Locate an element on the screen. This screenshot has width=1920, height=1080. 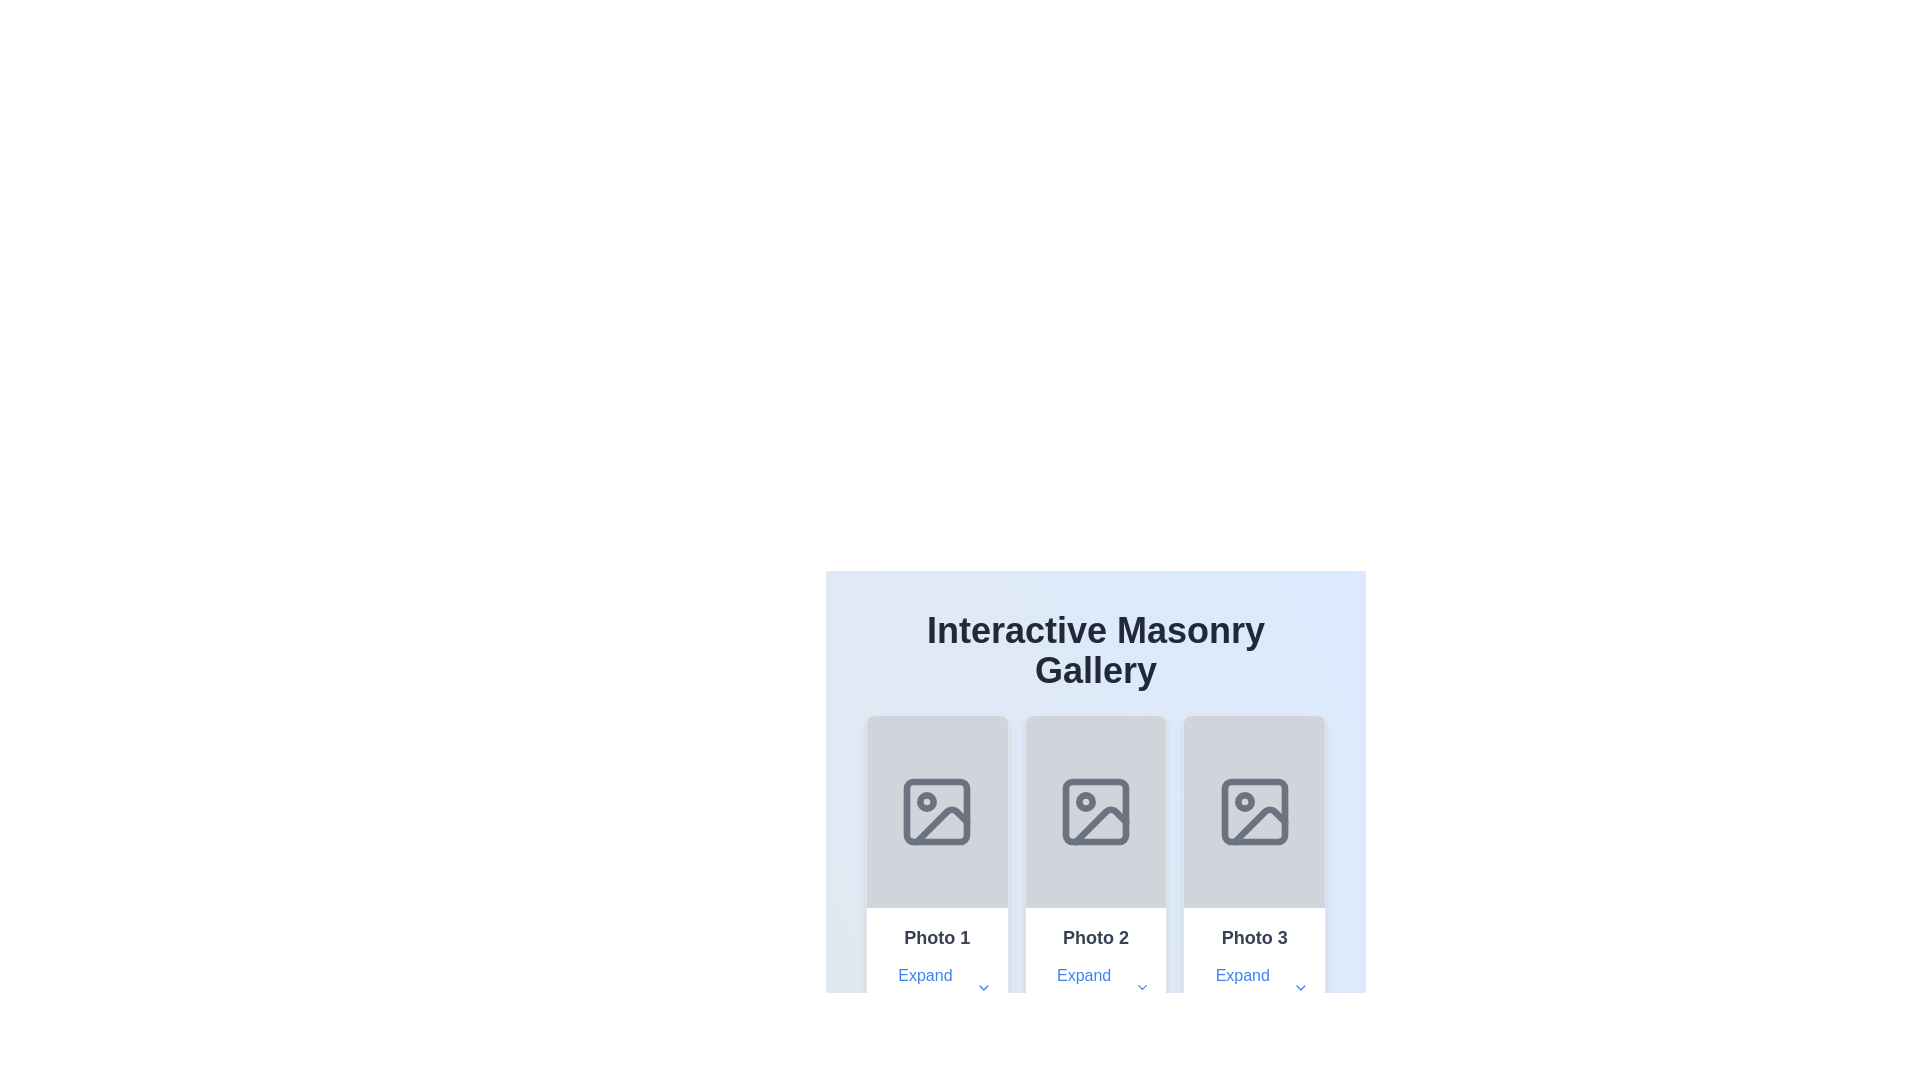
photo icon represented by the square SVG element with rounded corners located in the third column of the grid labeled 'Interactive Masonry Gallery' is located at coordinates (1253, 812).